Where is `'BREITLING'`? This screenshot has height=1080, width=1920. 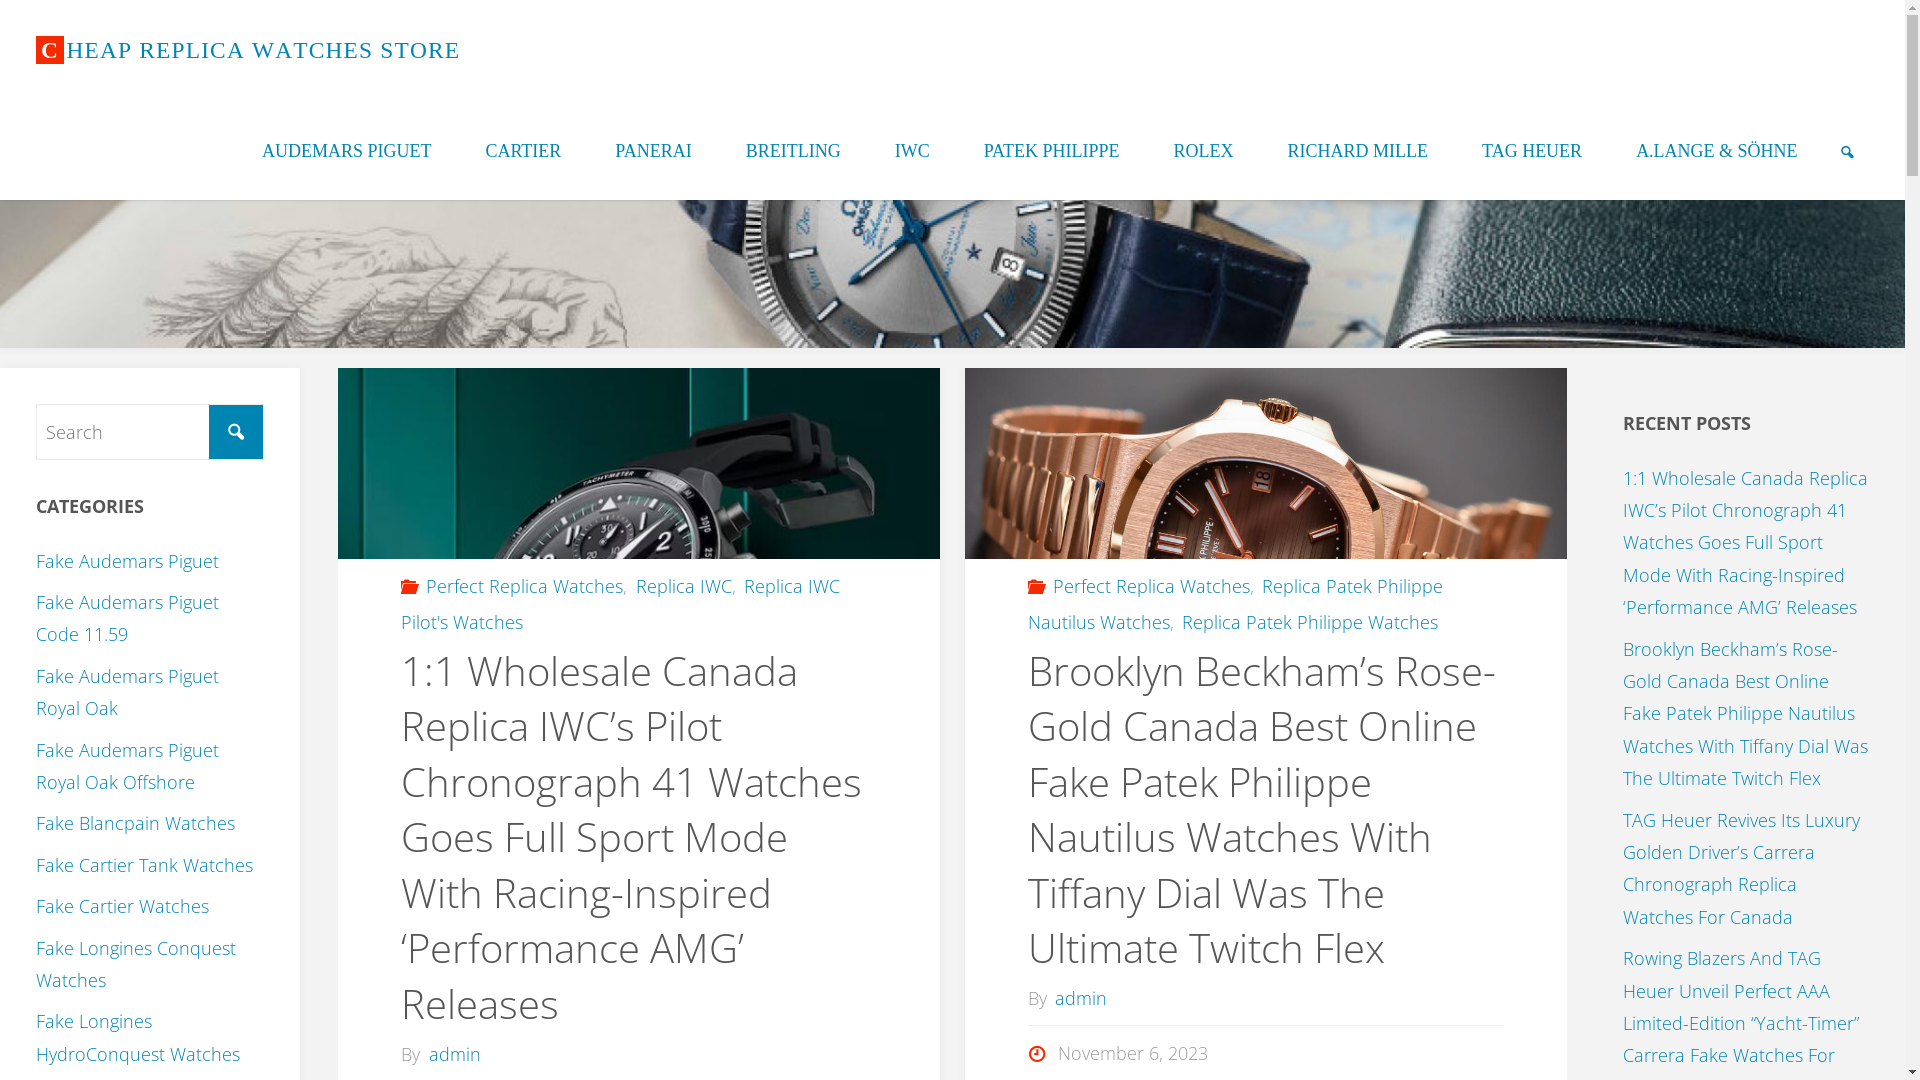 'BREITLING' is located at coordinates (792, 149).